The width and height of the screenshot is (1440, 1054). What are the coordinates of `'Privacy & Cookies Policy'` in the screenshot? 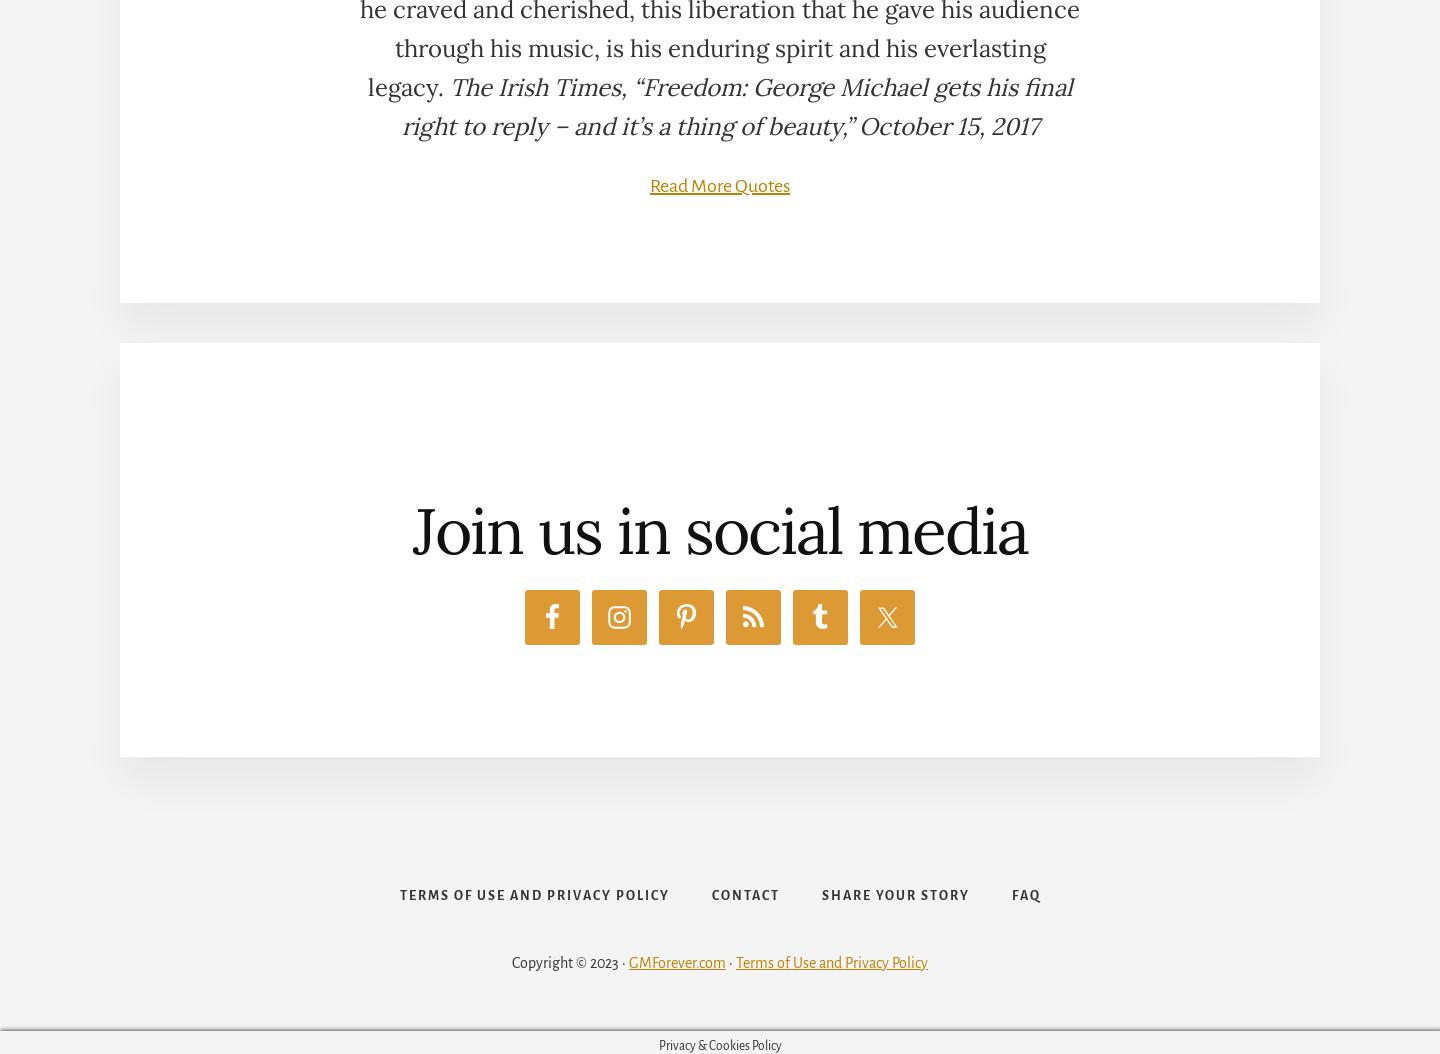 It's located at (719, 1044).